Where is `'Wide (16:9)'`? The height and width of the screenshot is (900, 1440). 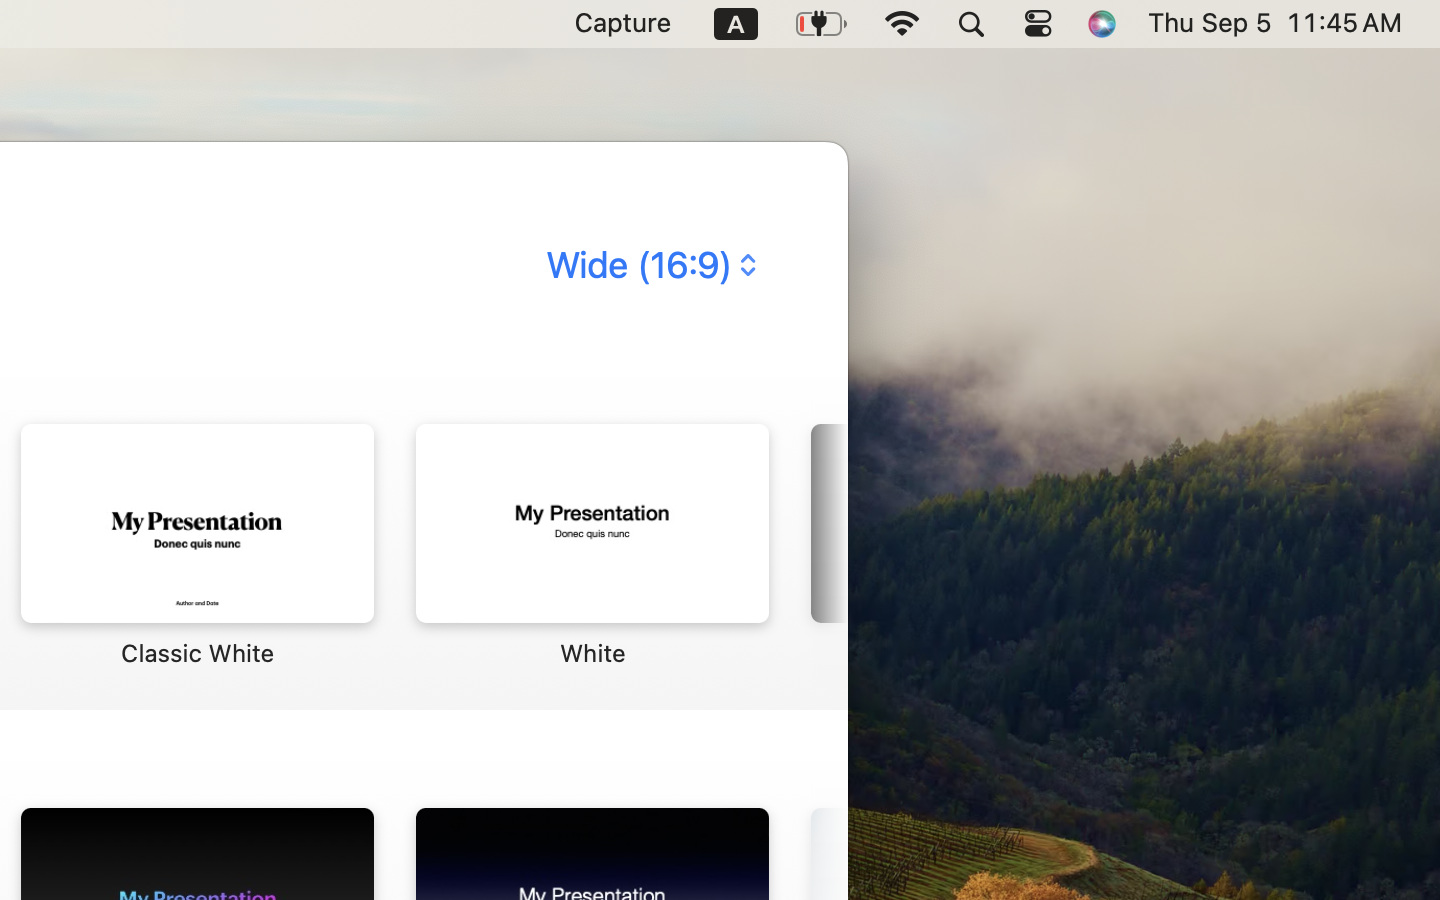
'Wide (16:9)' is located at coordinates (648, 263).